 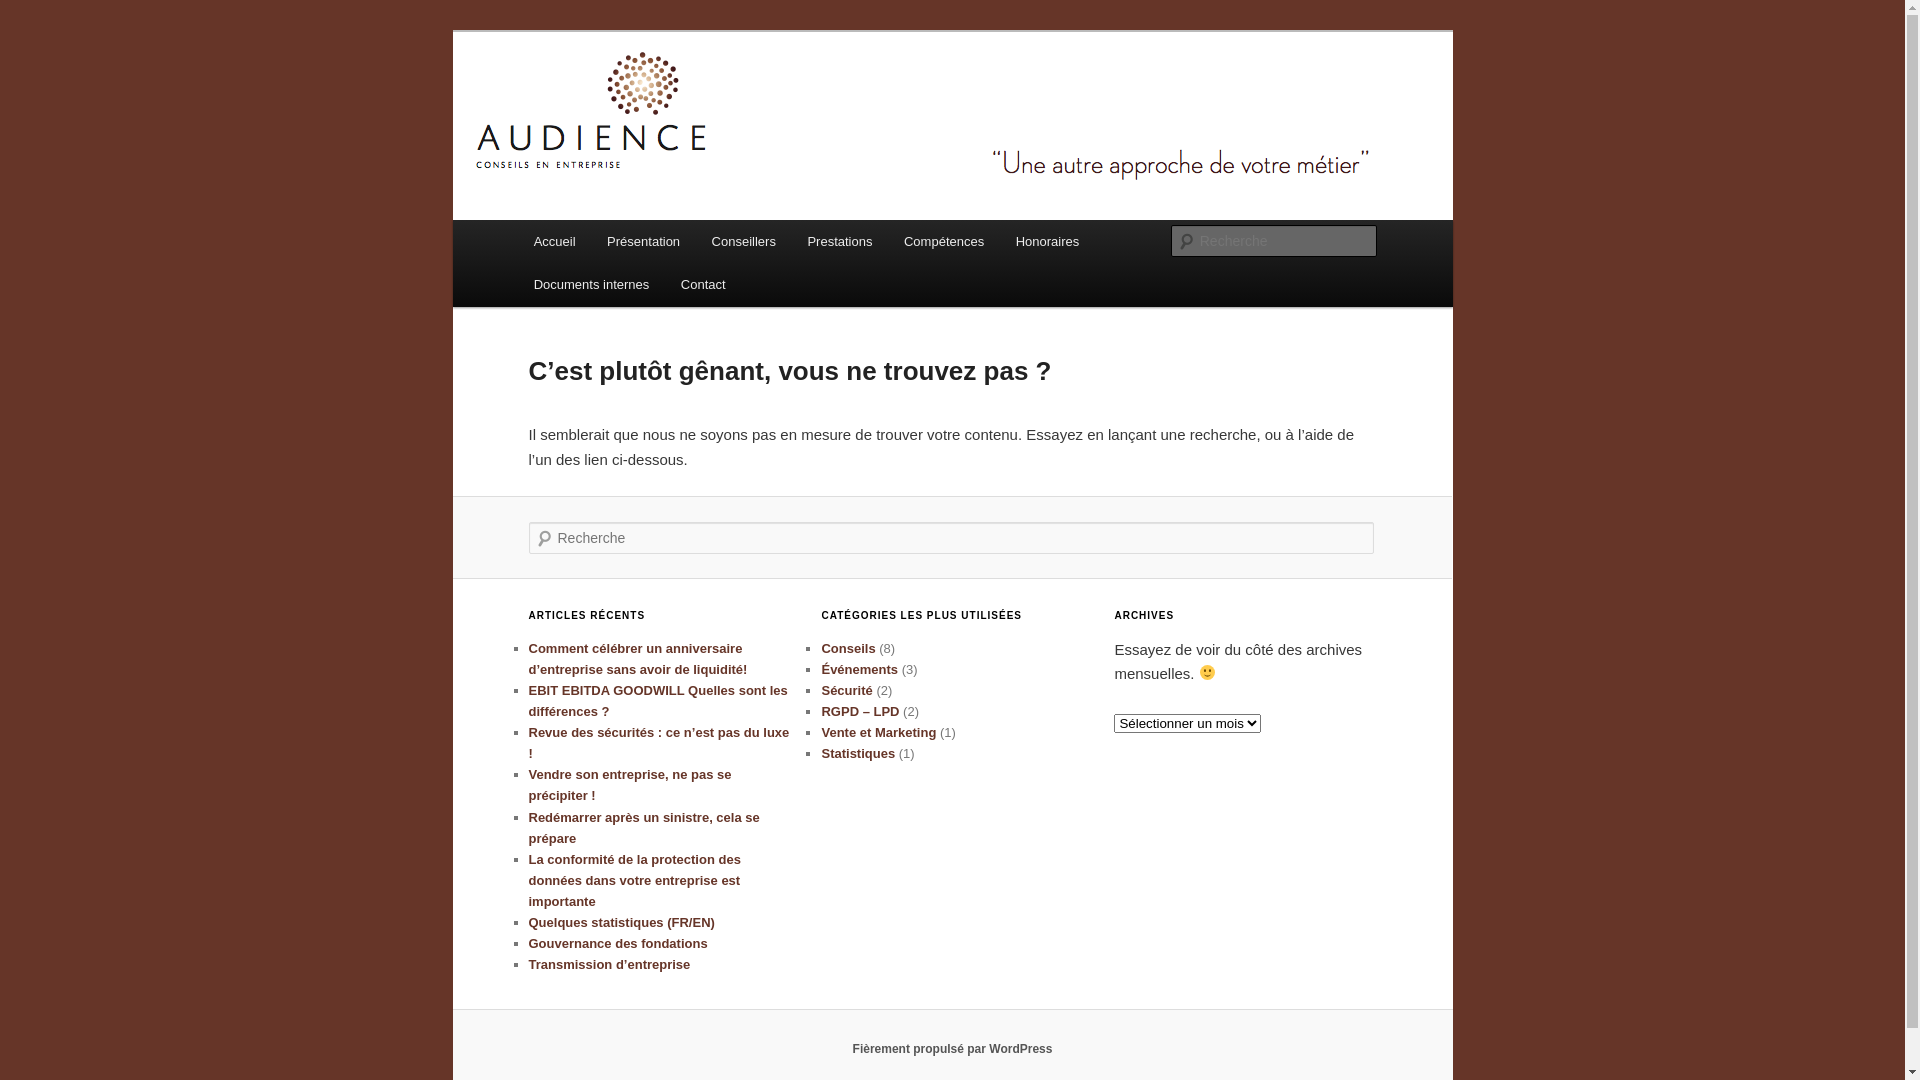 What do you see at coordinates (743, 240) in the screenshot?
I see `'Conseillers'` at bounding box center [743, 240].